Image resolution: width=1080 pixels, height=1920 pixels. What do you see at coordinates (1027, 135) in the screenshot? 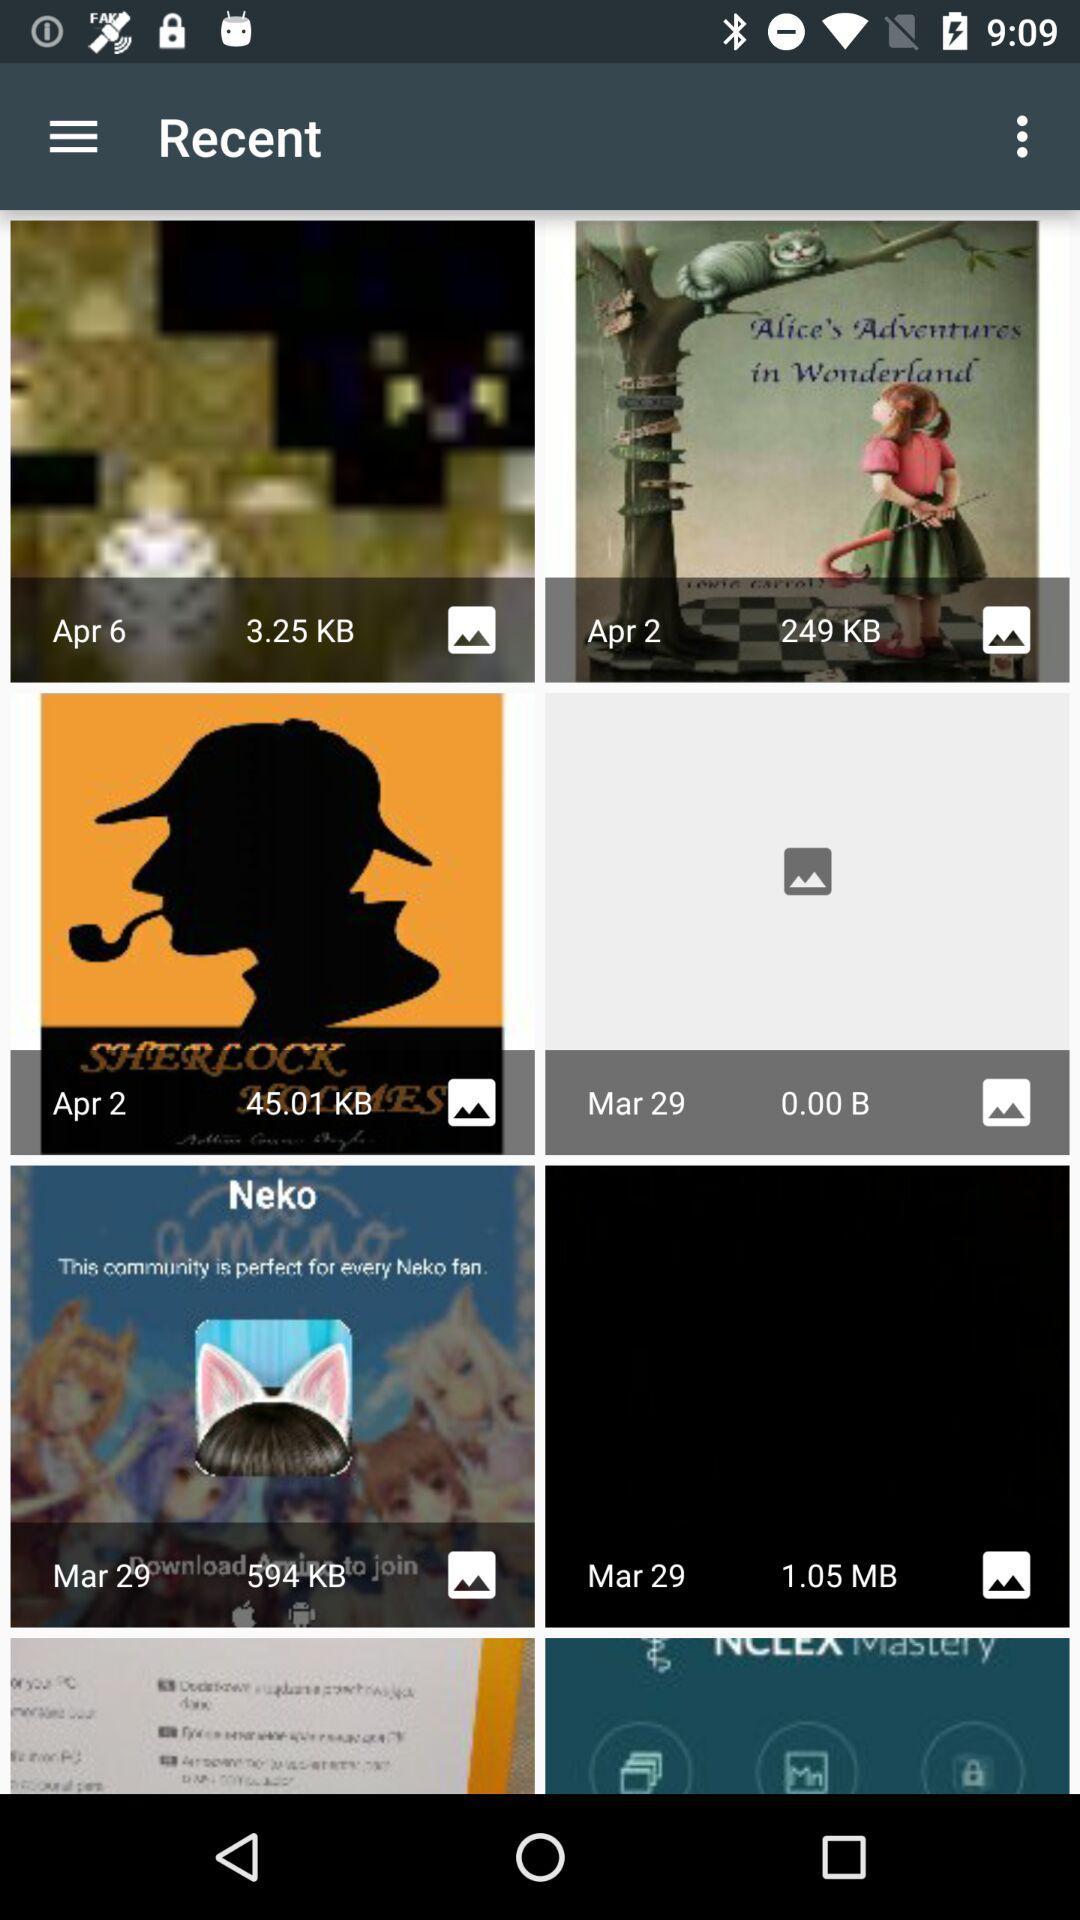
I see `icon next to the recent item` at bounding box center [1027, 135].